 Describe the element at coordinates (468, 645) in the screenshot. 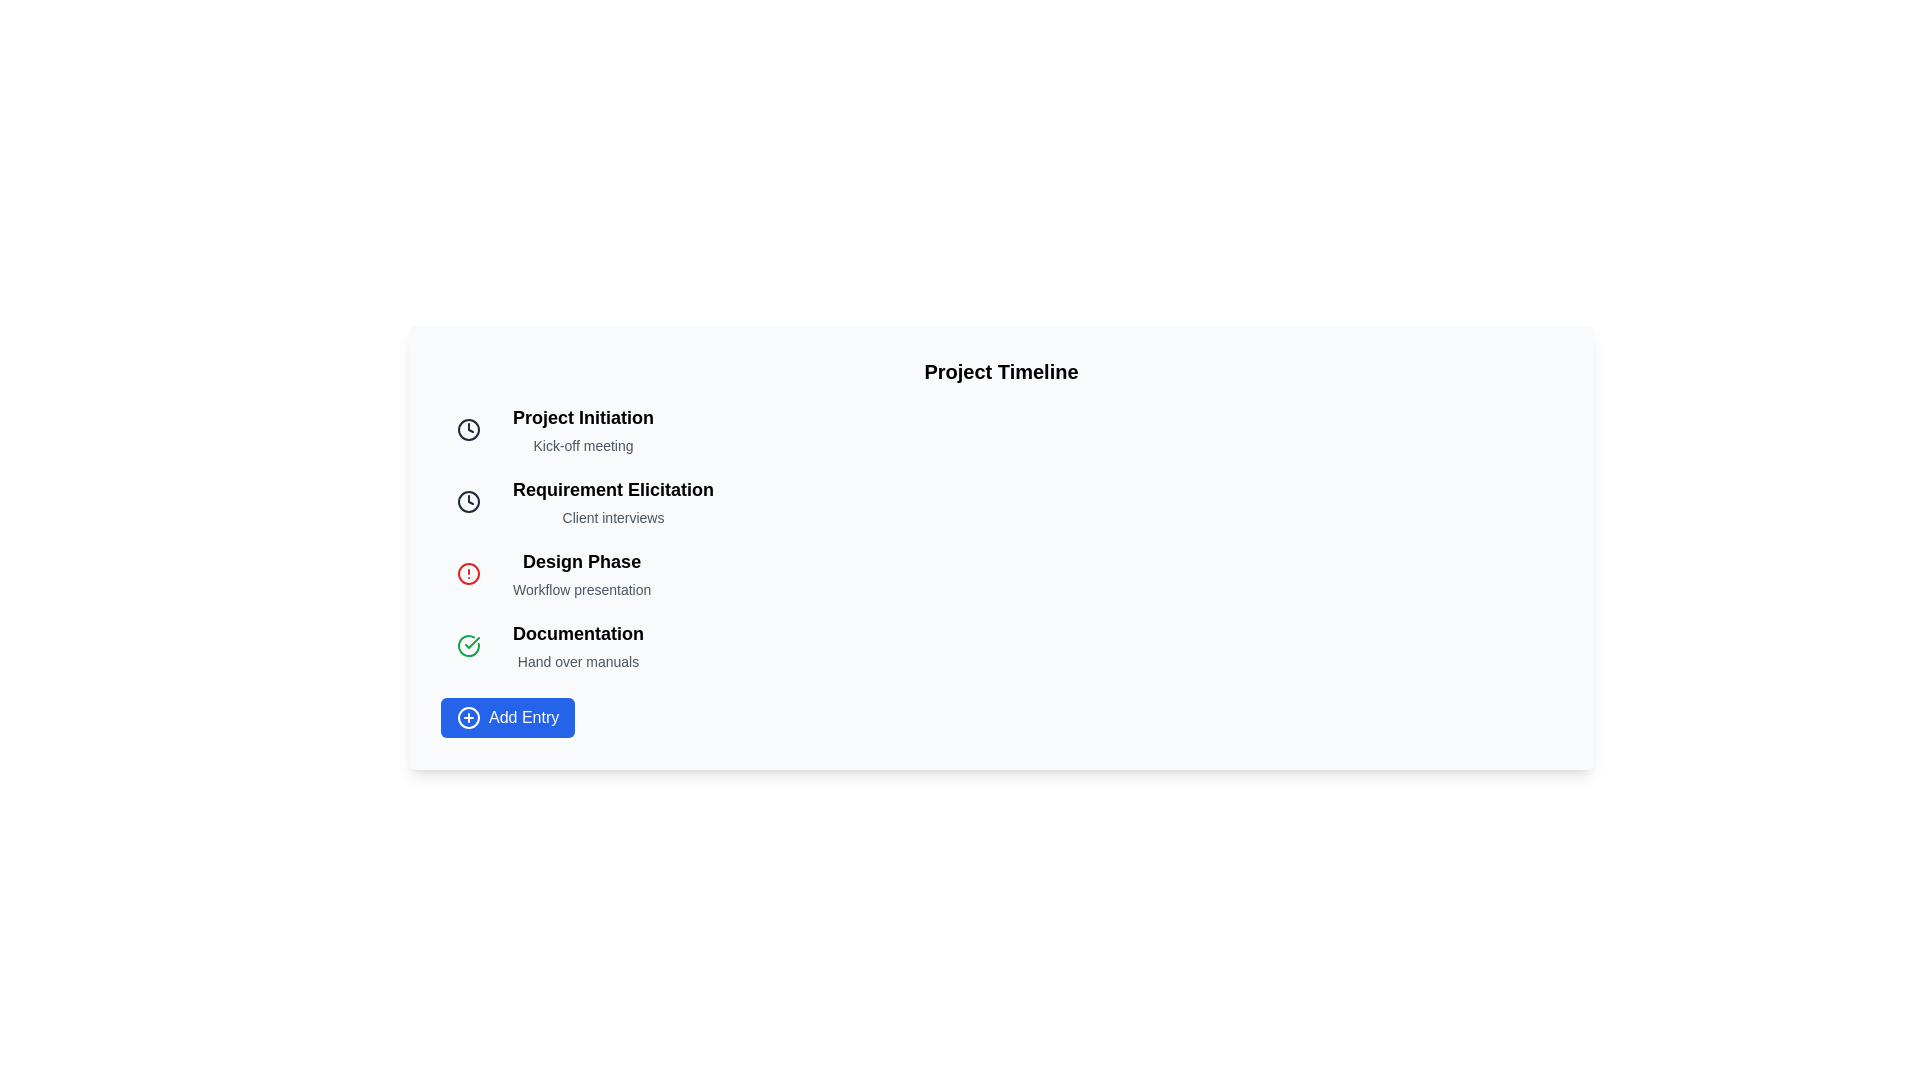

I see `the checkmark icon with a circular border and green hue, which signifies completion, located in the 'Documentation' timeline entry` at that location.